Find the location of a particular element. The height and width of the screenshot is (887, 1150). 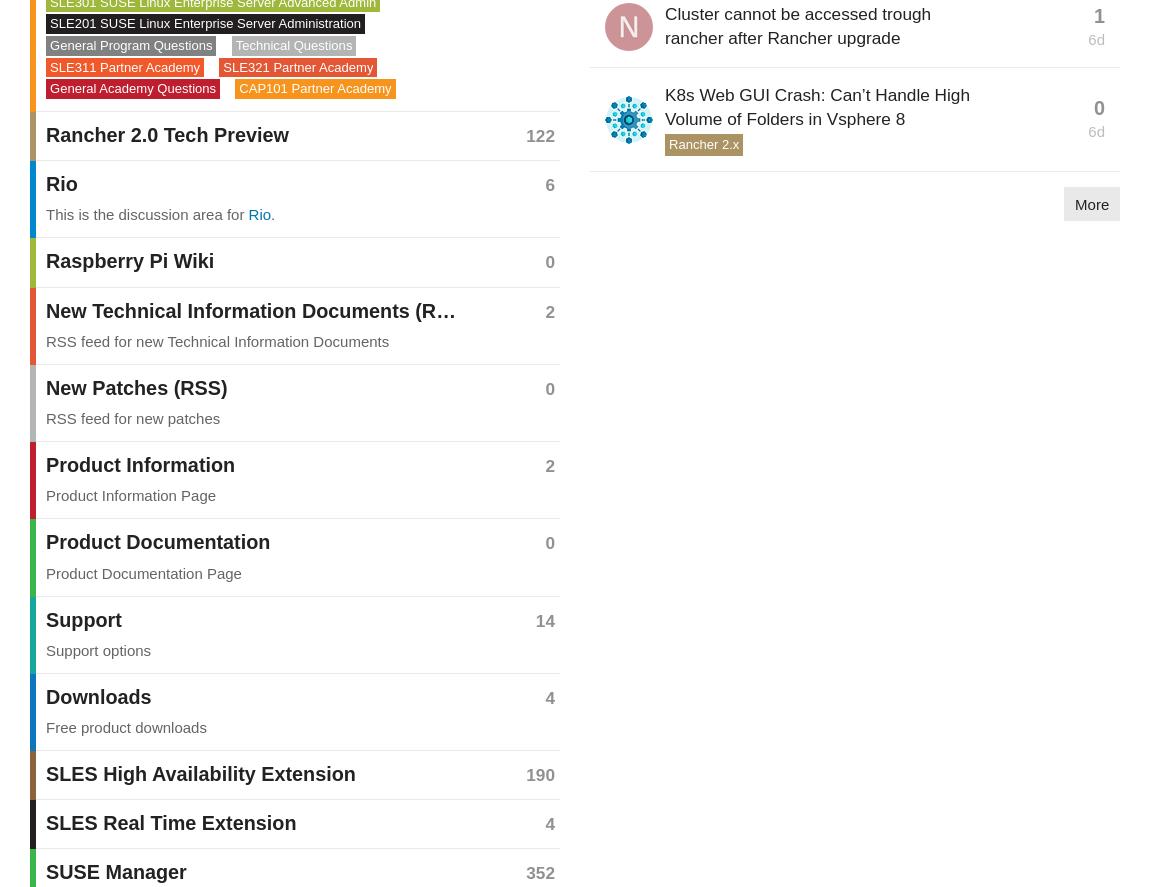

'RSS feed for new patches' is located at coordinates (132, 418).